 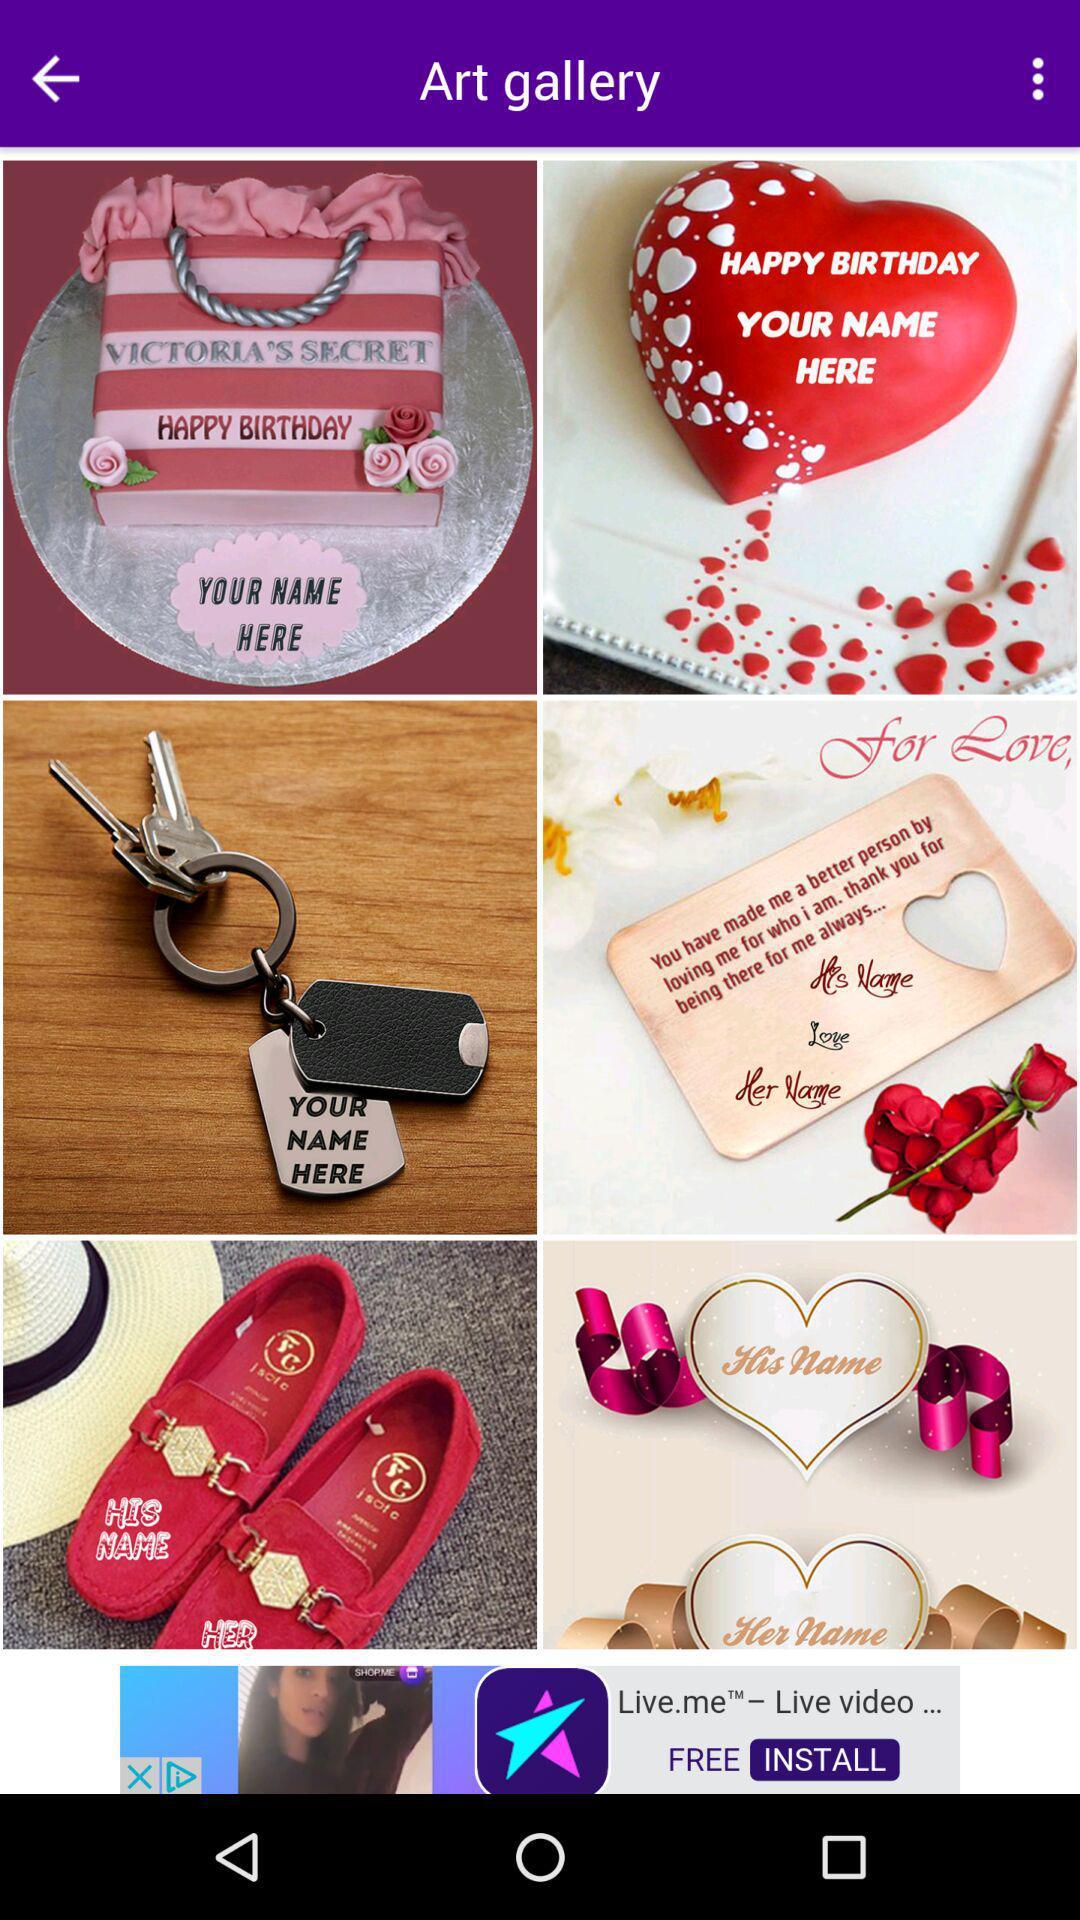 What do you see at coordinates (1036, 78) in the screenshot?
I see `more option` at bounding box center [1036, 78].